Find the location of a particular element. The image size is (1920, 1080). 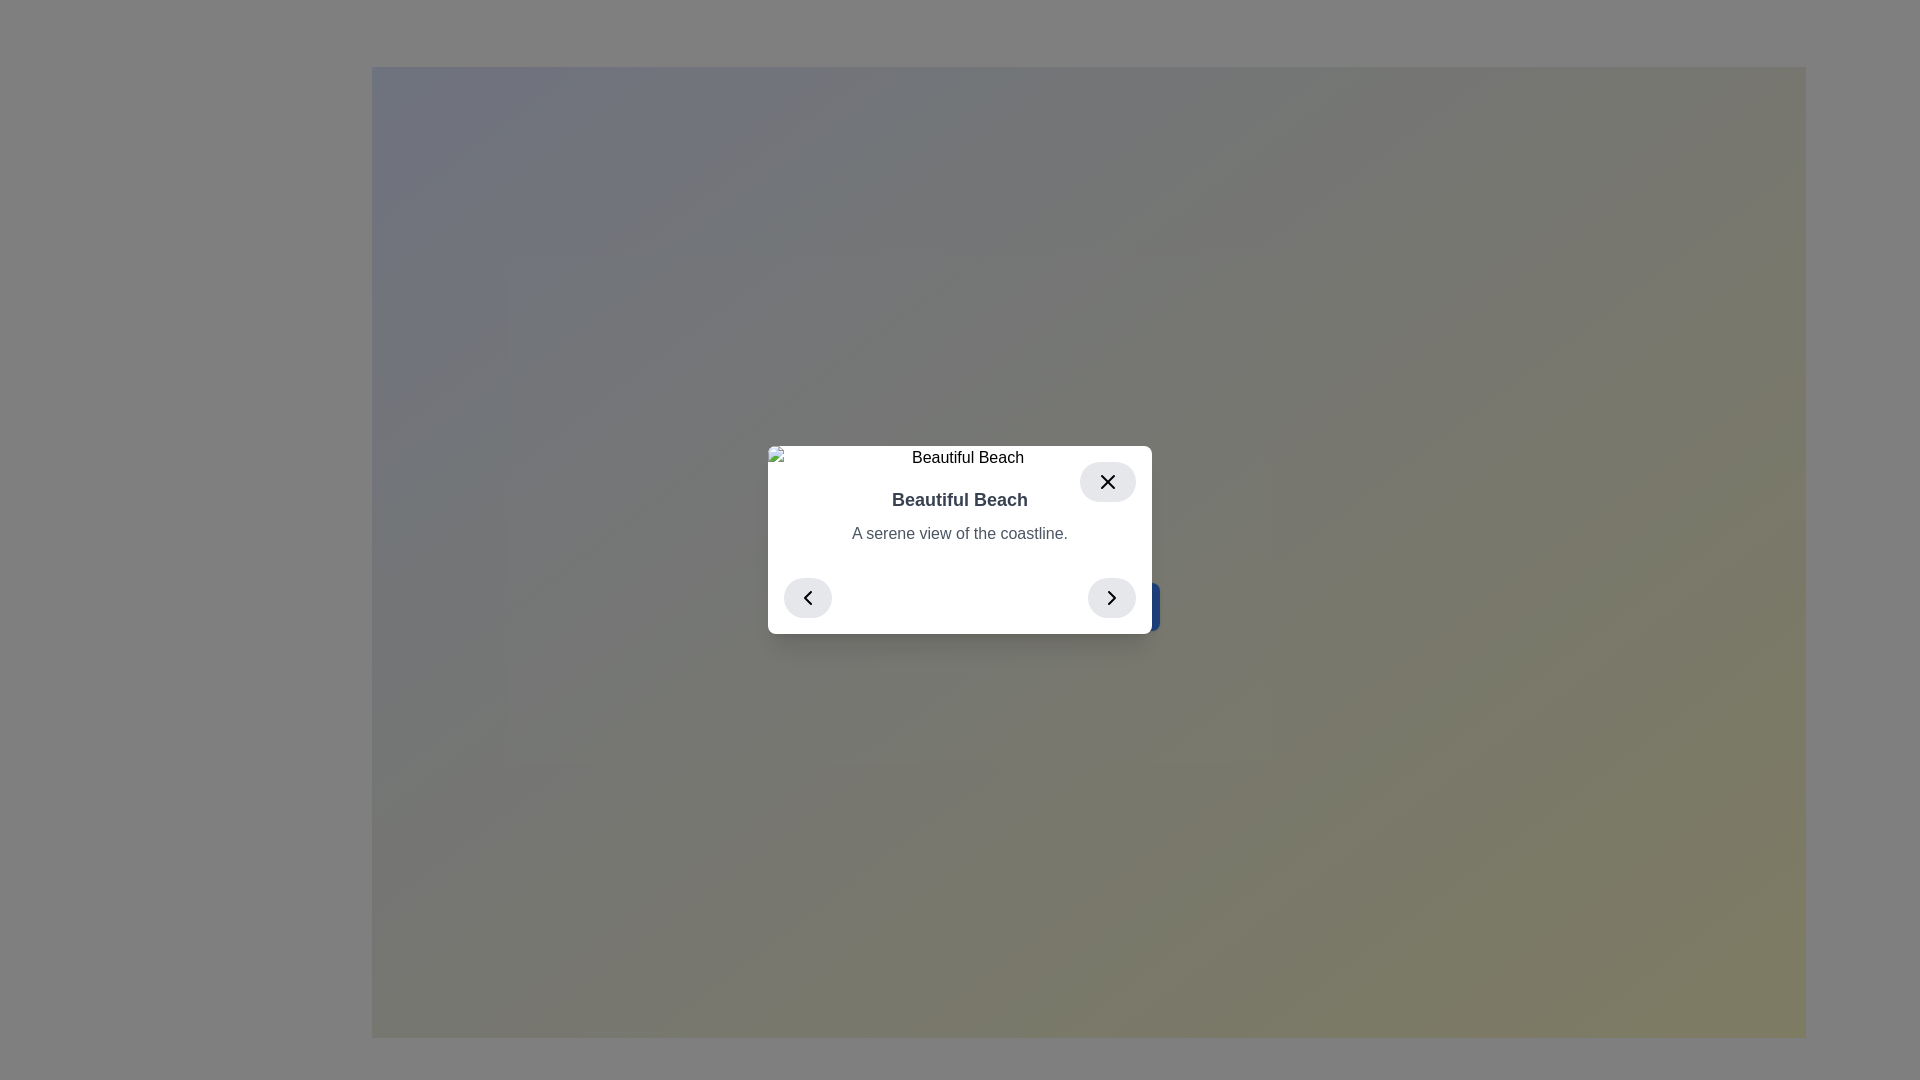

the 'X' icon, which is part of the close button in the top-right corner of the pop-up dialog titled 'Beautiful Beach' is located at coordinates (1107, 482).